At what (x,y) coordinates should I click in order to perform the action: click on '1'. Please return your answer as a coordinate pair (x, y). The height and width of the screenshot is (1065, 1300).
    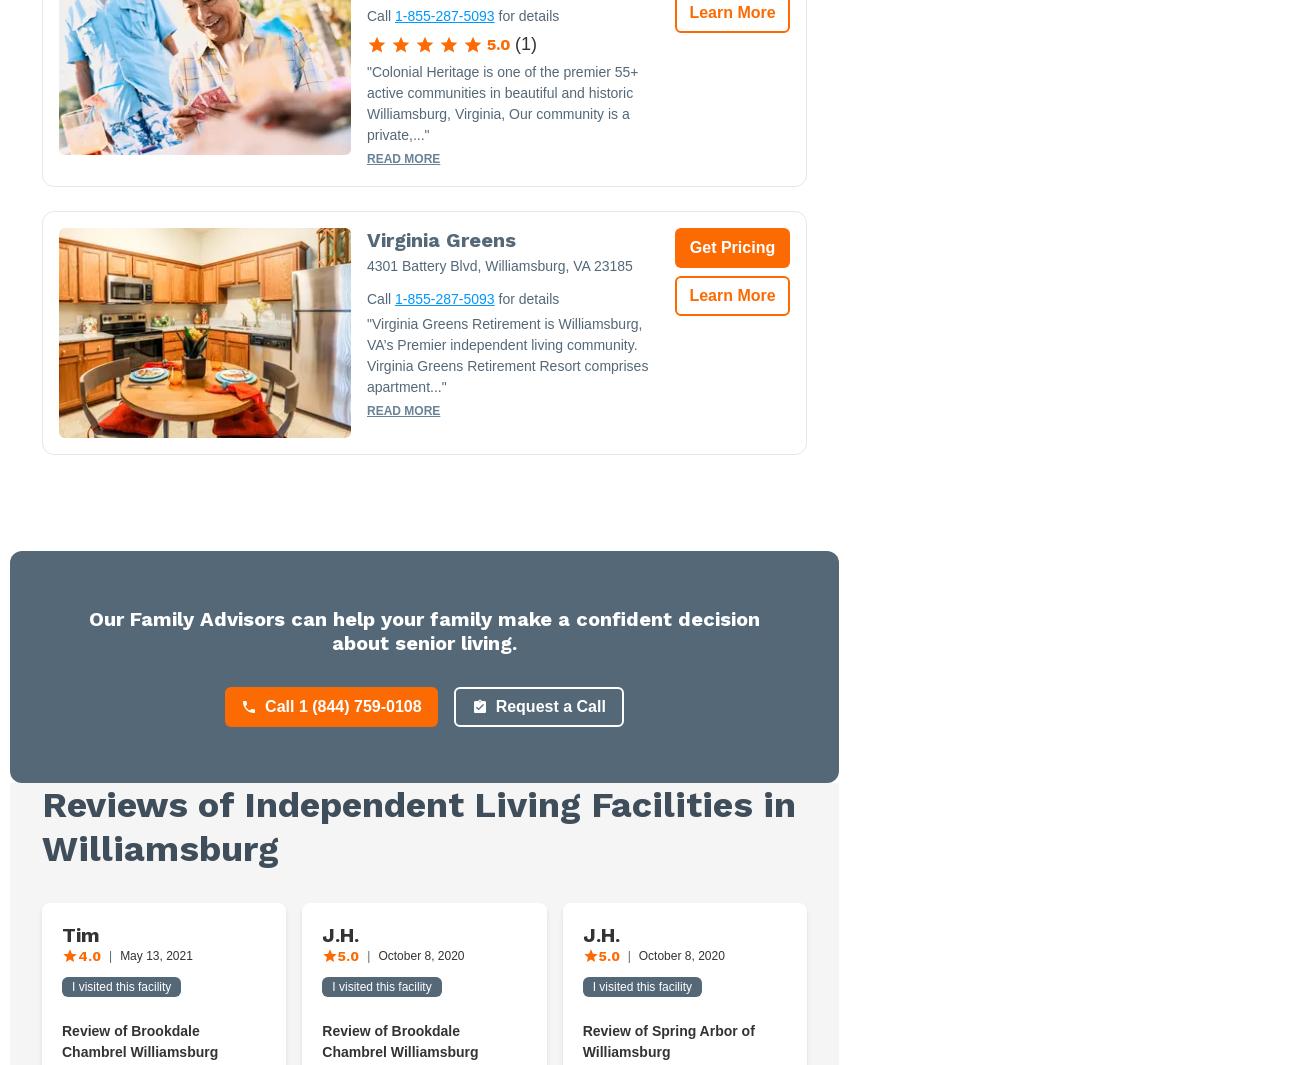
    Looking at the image, I should click on (521, 42).